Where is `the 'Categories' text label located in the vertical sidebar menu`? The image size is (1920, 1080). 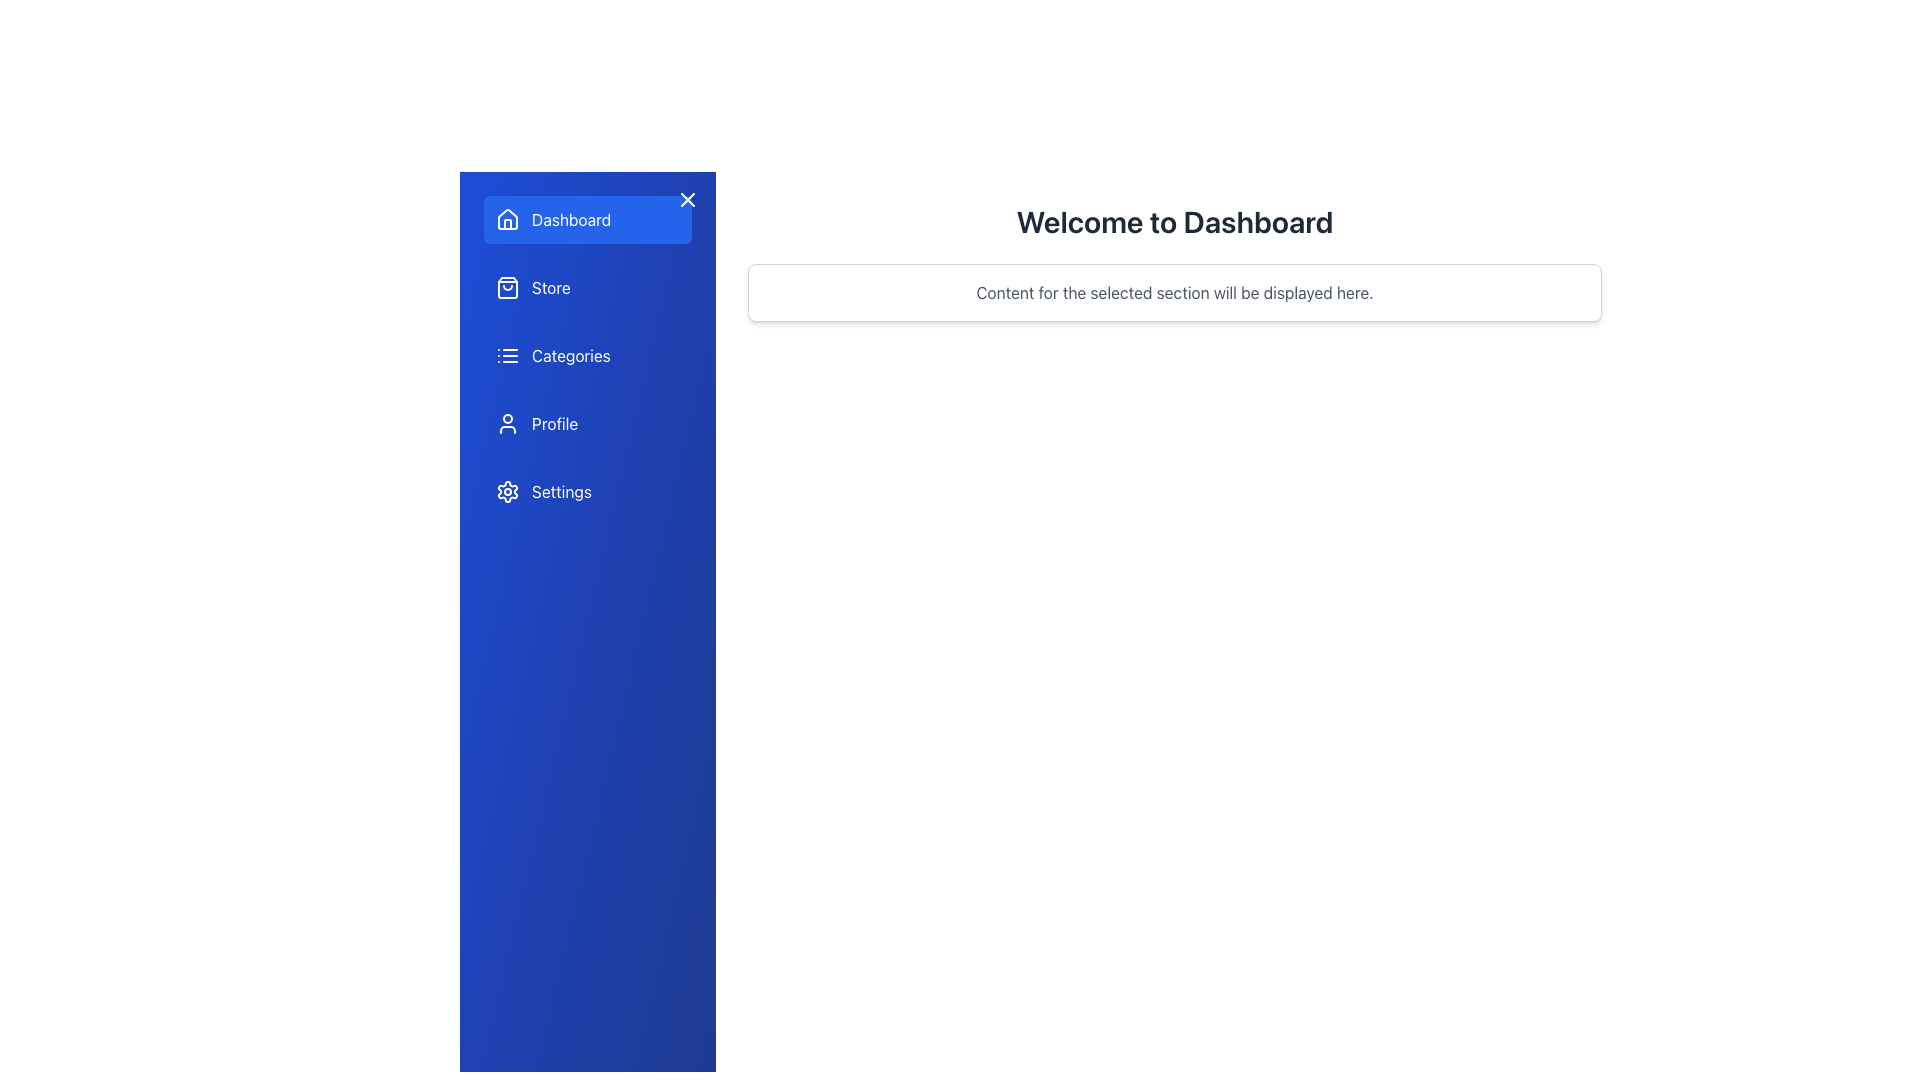
the 'Categories' text label located in the vertical sidebar menu is located at coordinates (570, 354).